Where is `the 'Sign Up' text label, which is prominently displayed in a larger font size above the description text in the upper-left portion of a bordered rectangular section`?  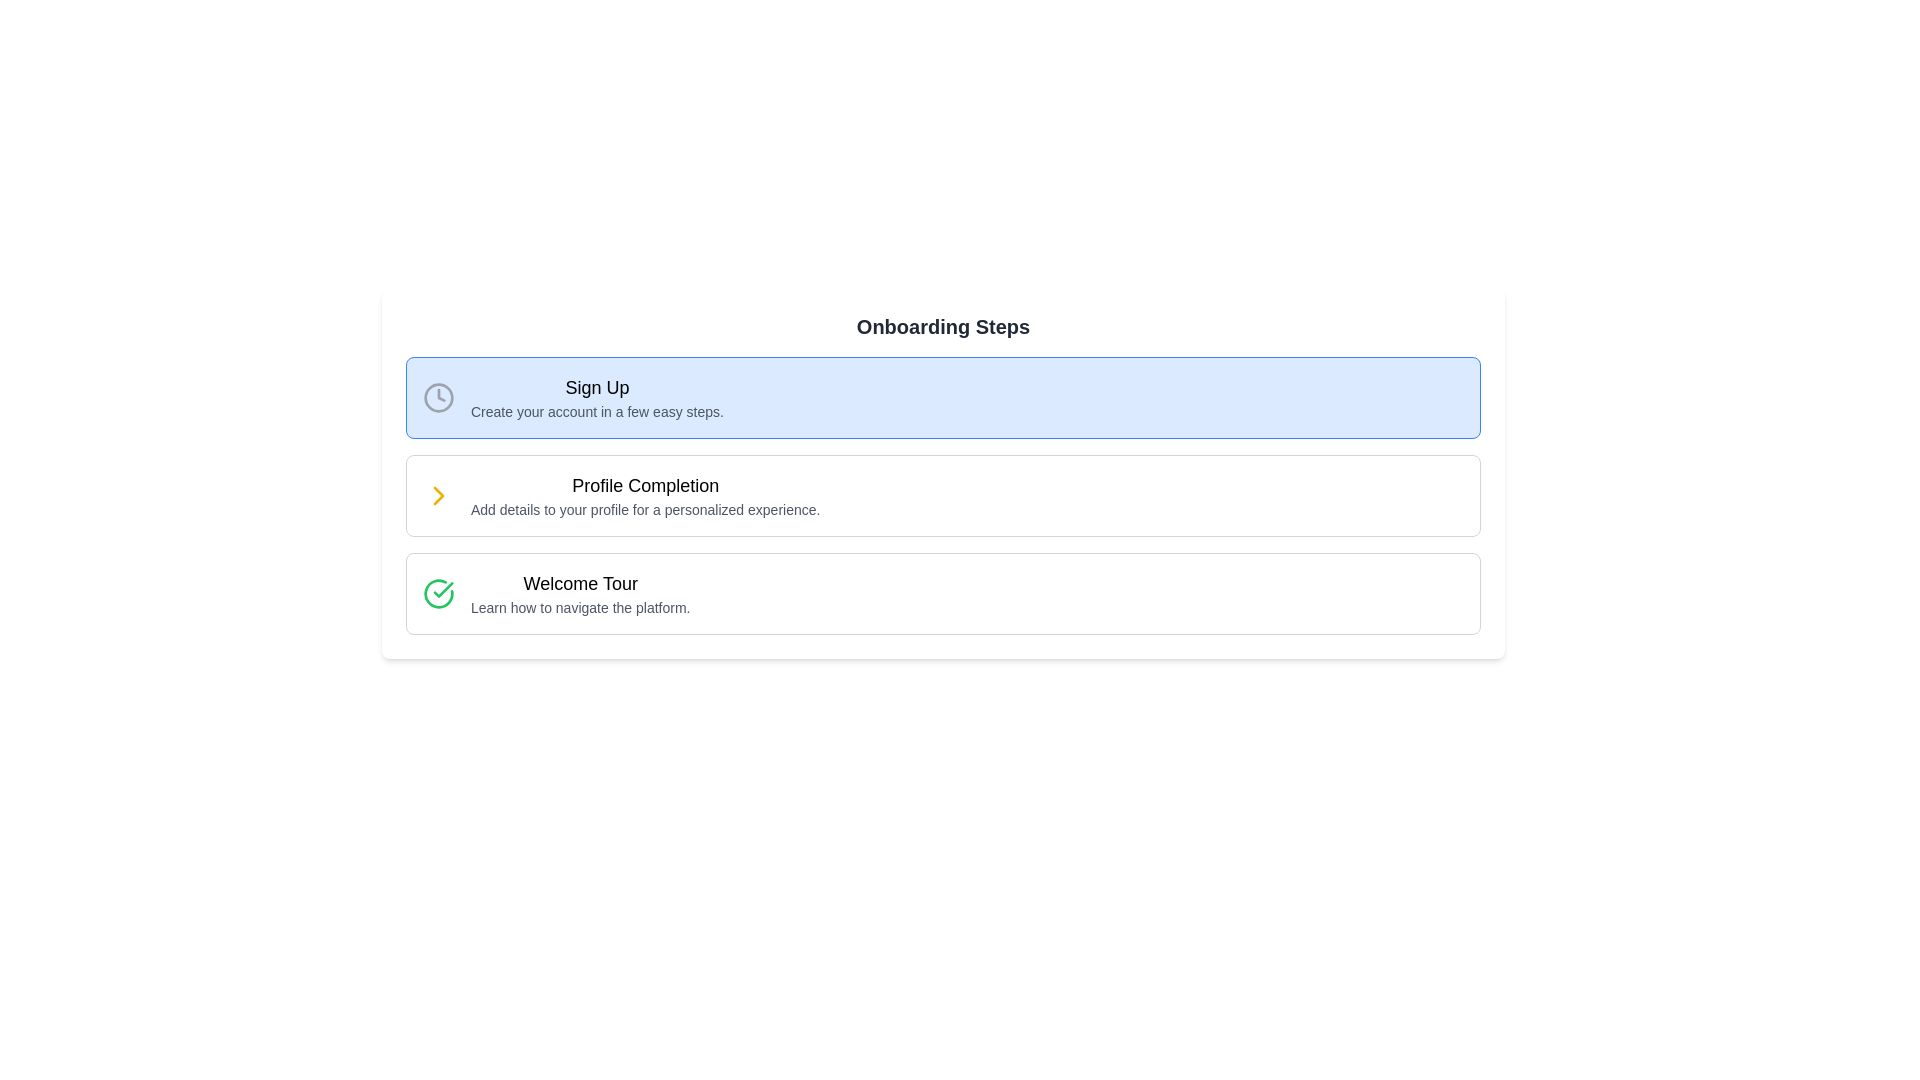 the 'Sign Up' text label, which is prominently displayed in a larger font size above the description text in the upper-left portion of a bordered rectangular section is located at coordinates (596, 388).